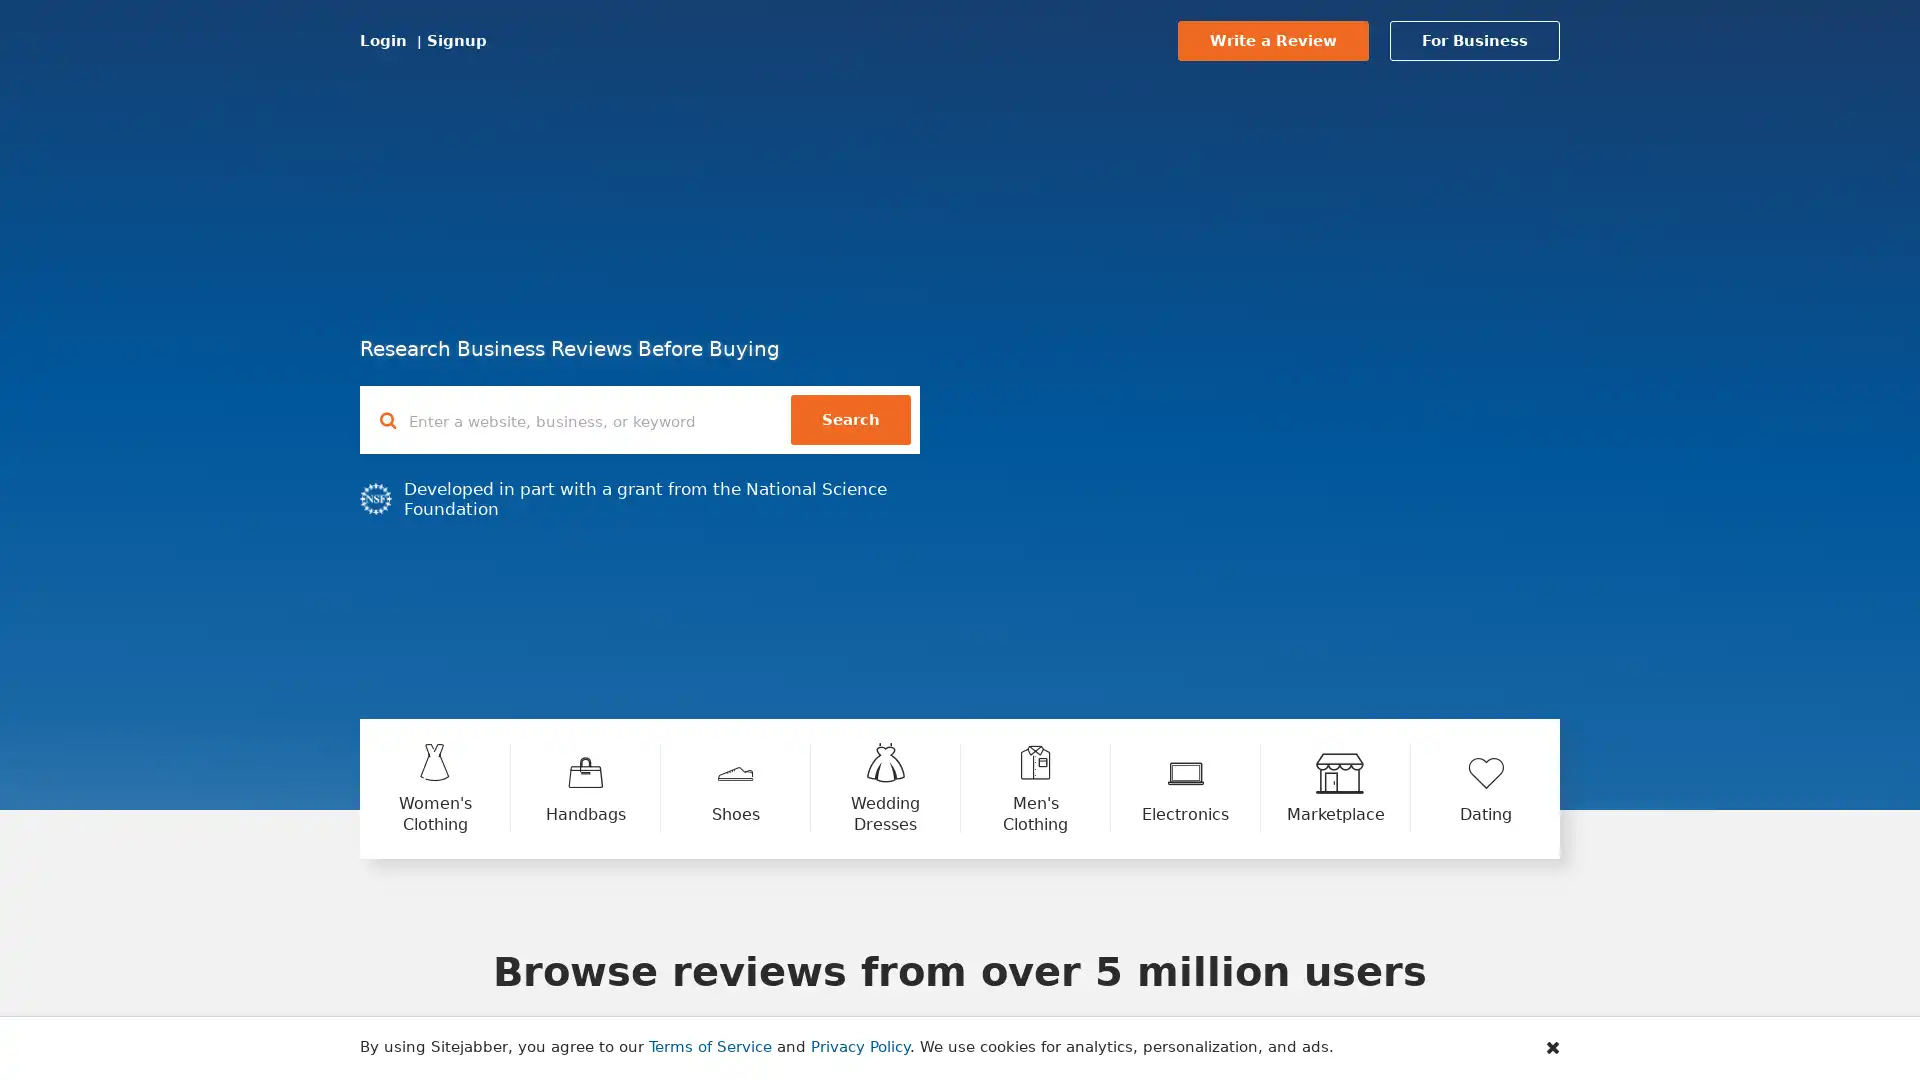  I want to click on Search, so click(850, 419).